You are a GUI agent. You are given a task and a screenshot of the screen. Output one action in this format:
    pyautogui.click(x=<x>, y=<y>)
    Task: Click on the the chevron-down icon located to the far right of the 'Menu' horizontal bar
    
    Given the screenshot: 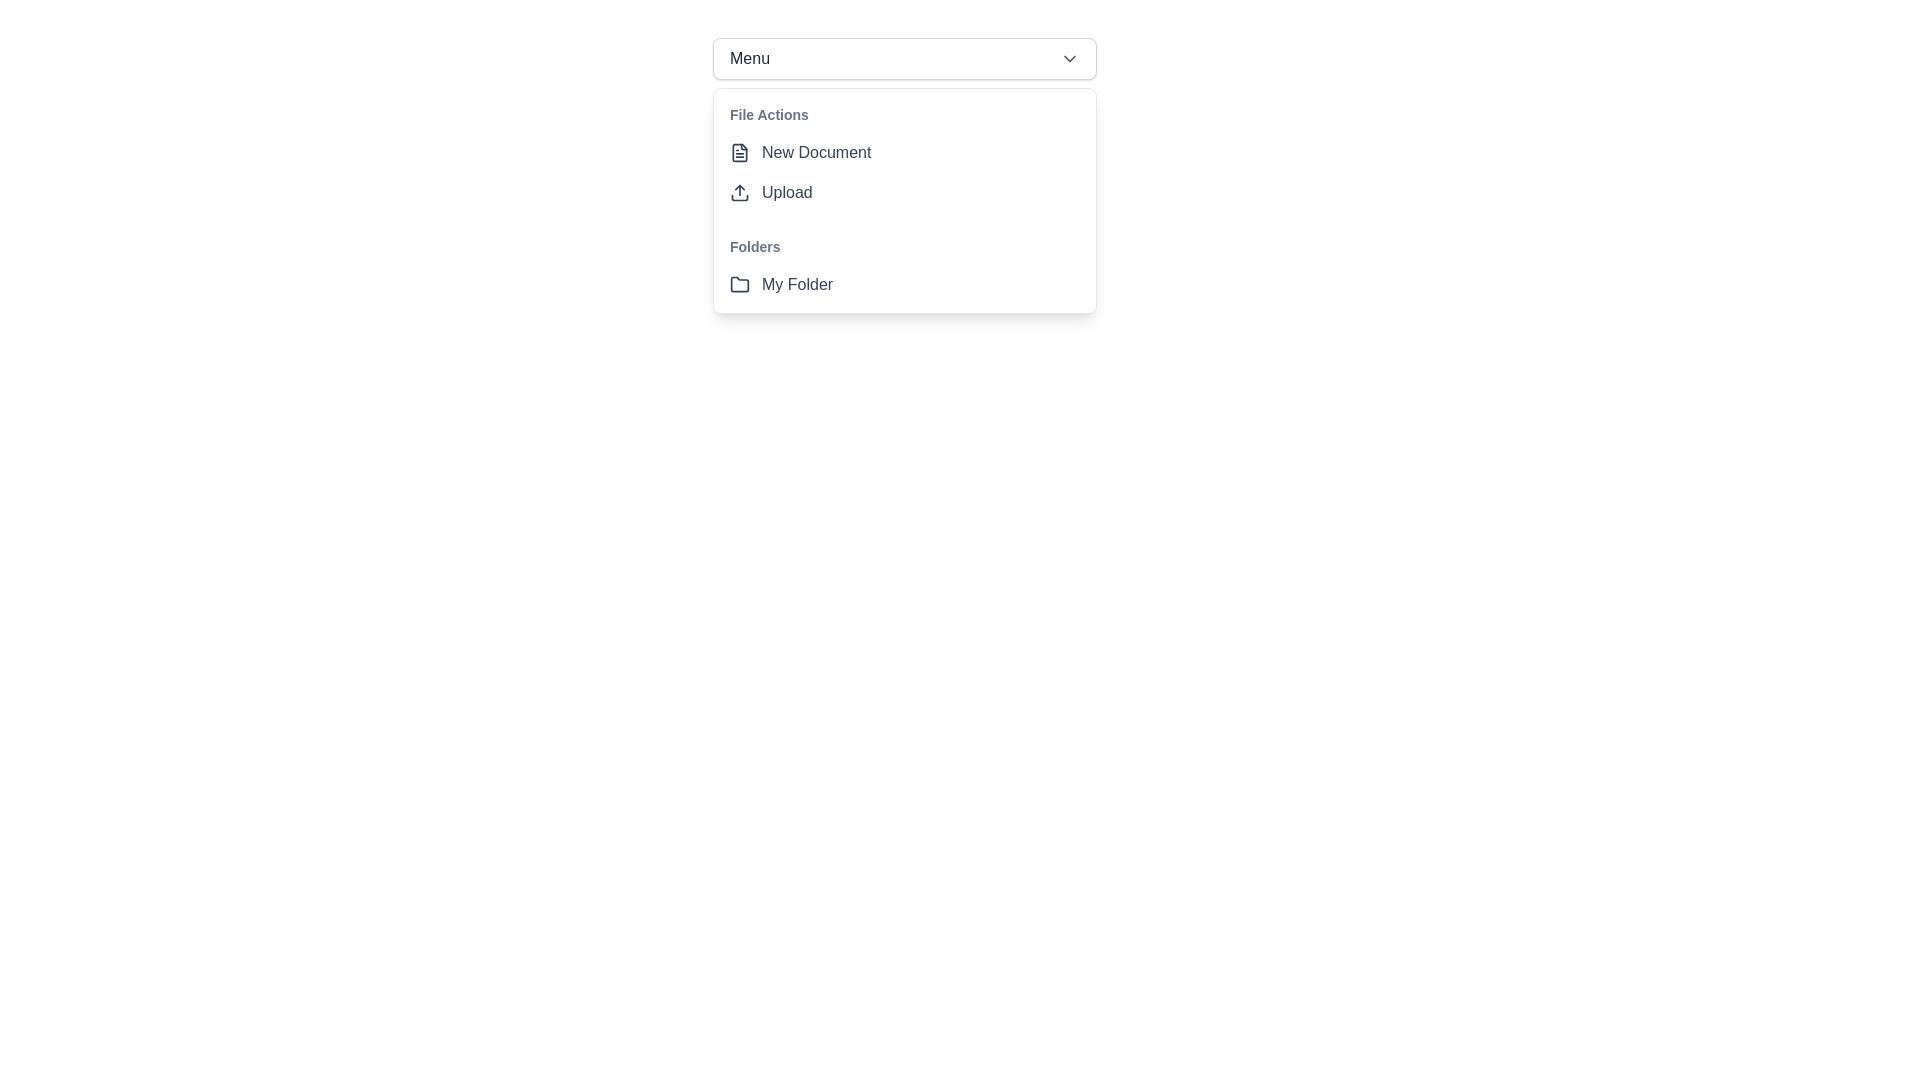 What is the action you would take?
    pyautogui.click(x=1069, y=57)
    